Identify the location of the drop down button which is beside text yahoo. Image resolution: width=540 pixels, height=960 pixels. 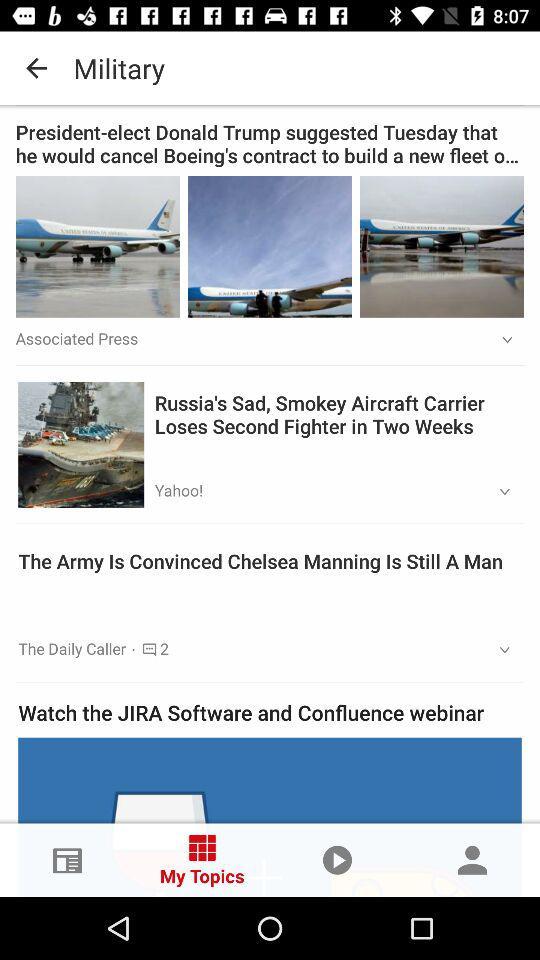
(497, 491).